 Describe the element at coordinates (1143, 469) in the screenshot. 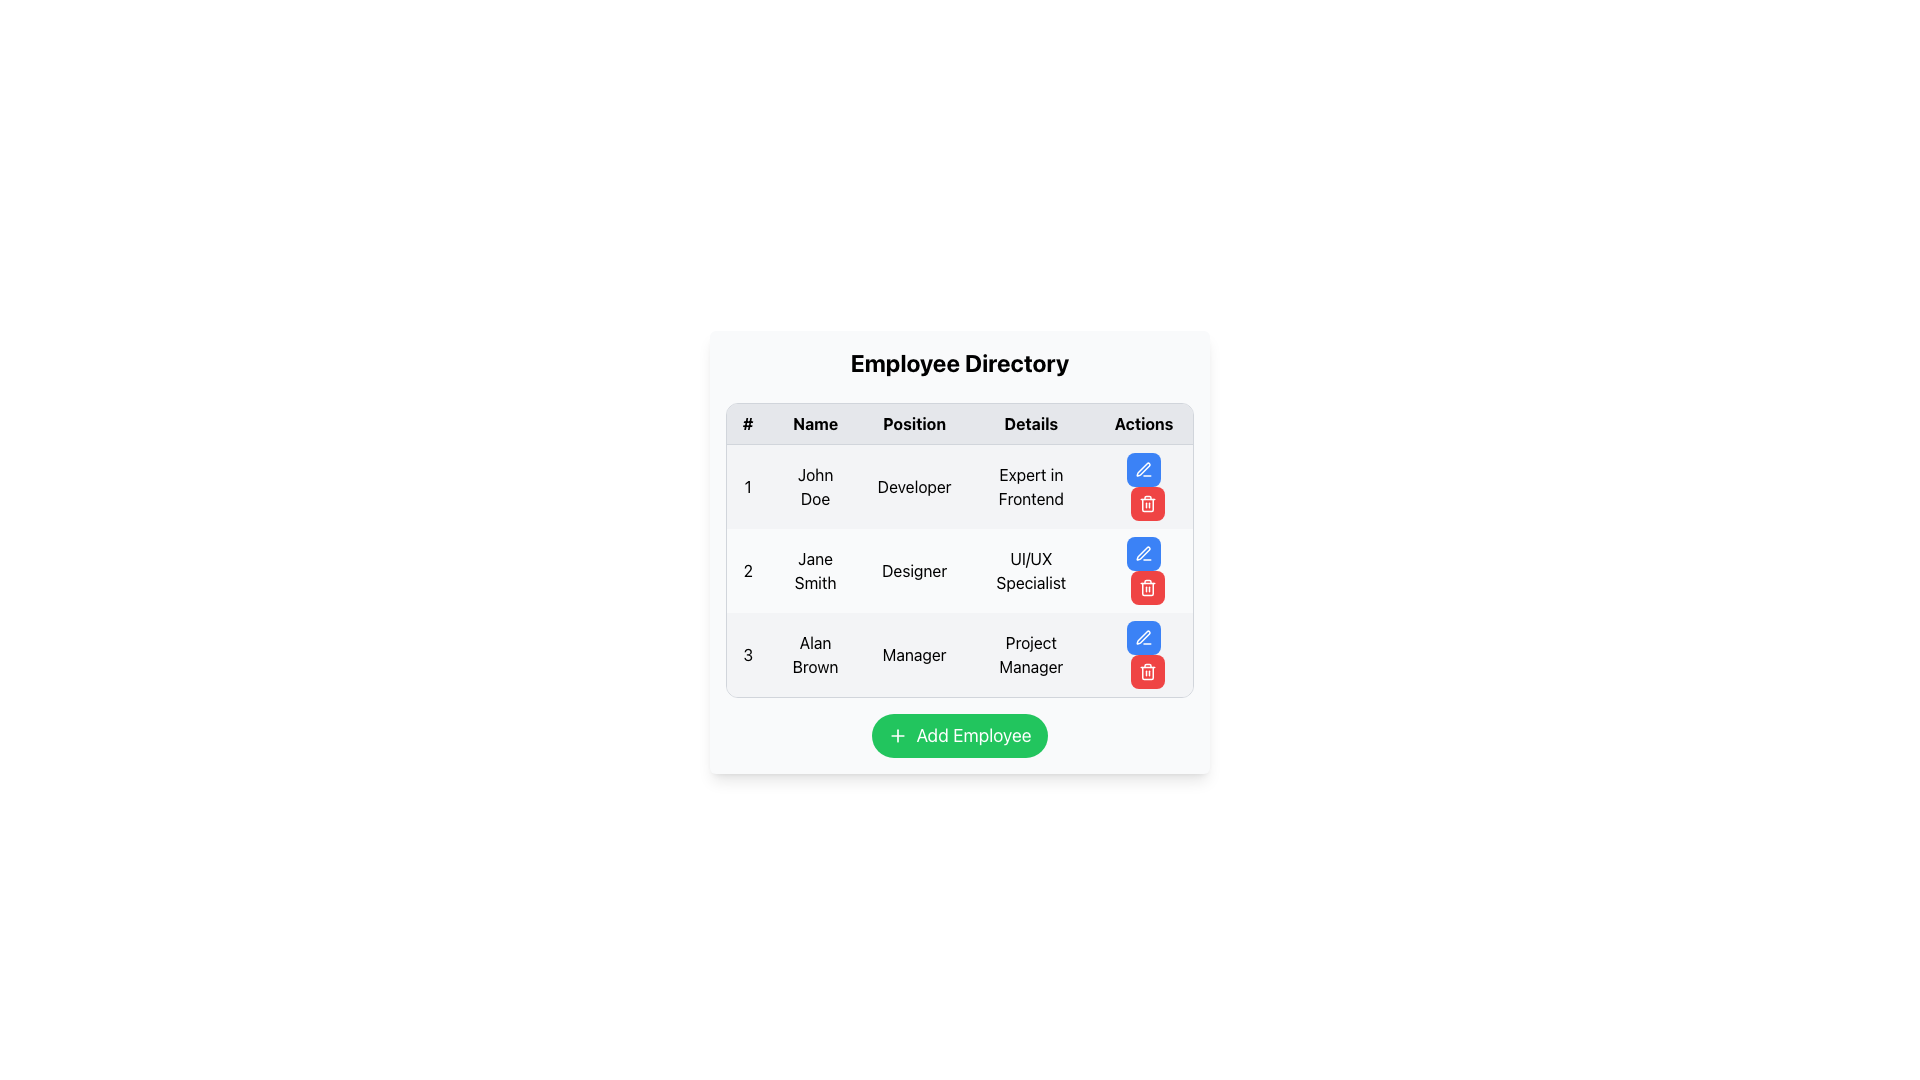

I see `the small pen icon in the 'Actions' column next to 'Jane Smith' in the employee table to initiate the editing process` at that location.